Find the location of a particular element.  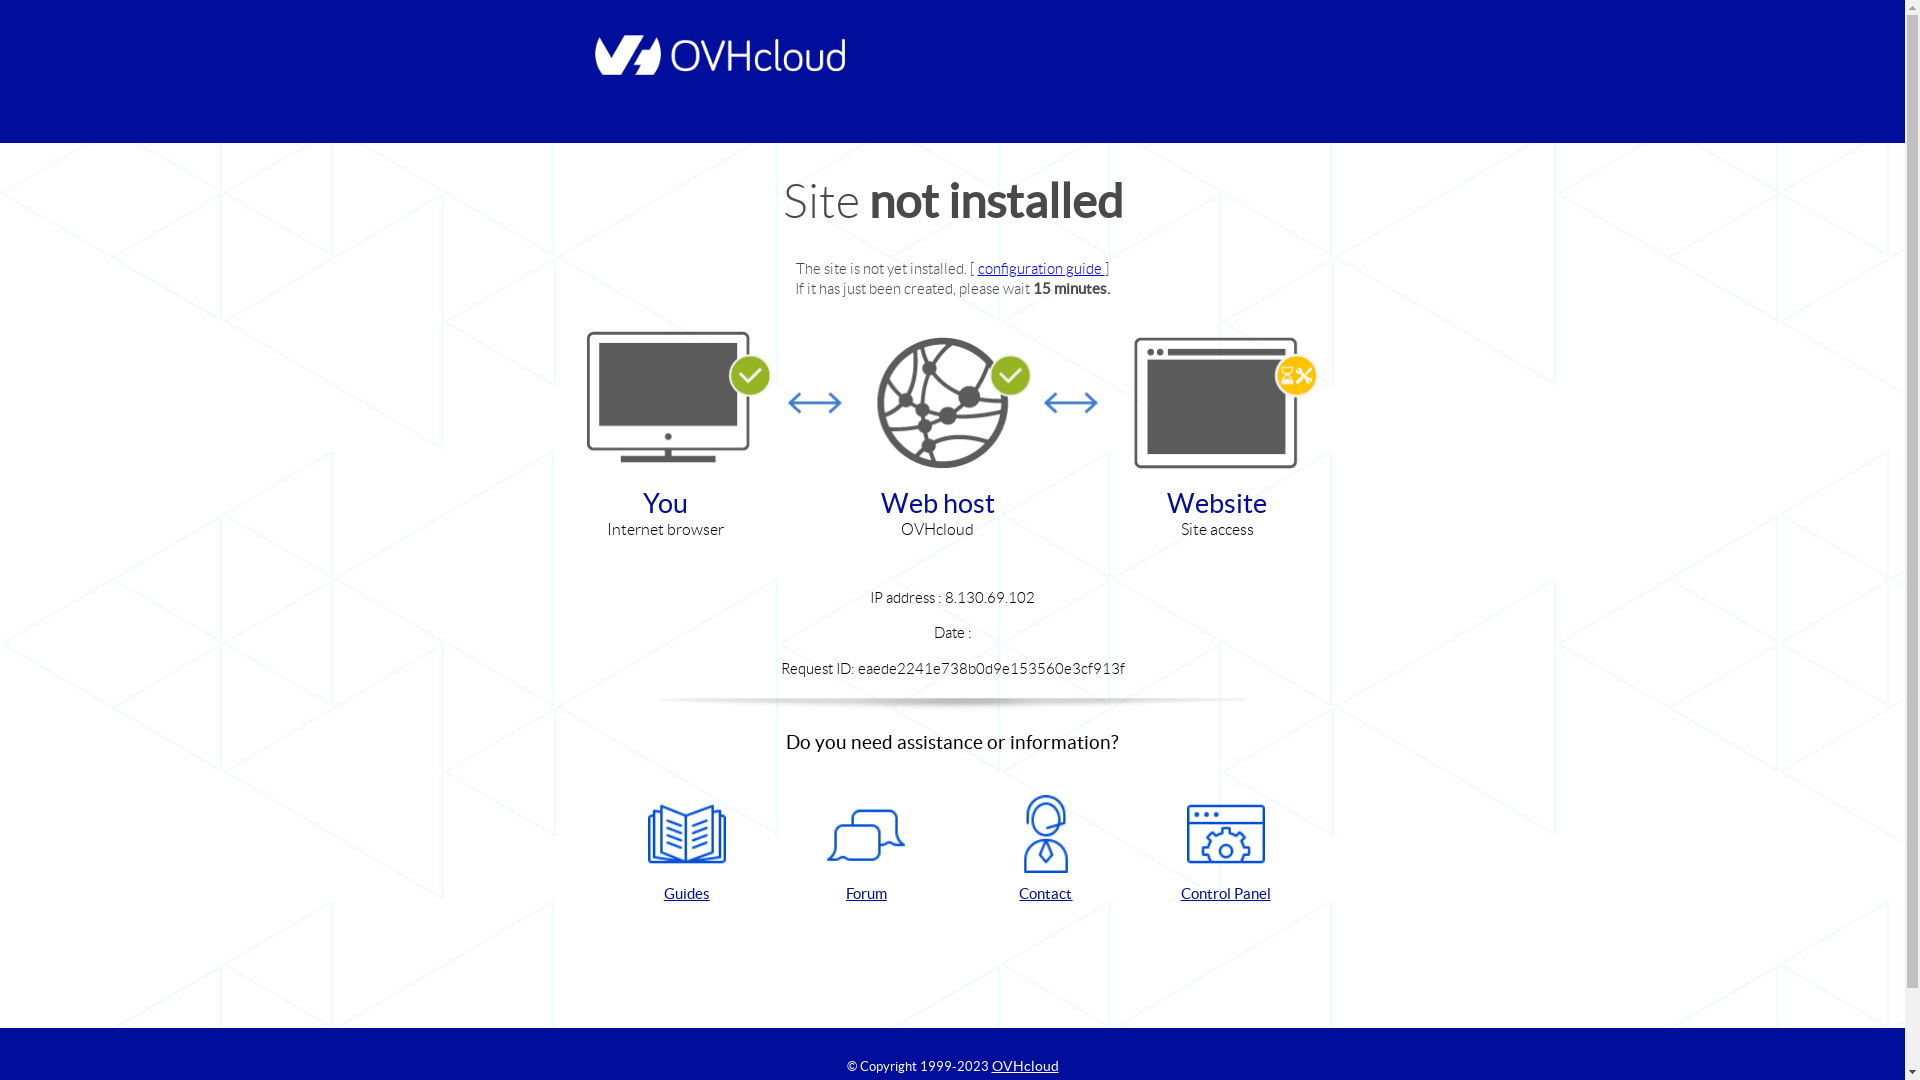

'Forum' is located at coordinates (865, 849).